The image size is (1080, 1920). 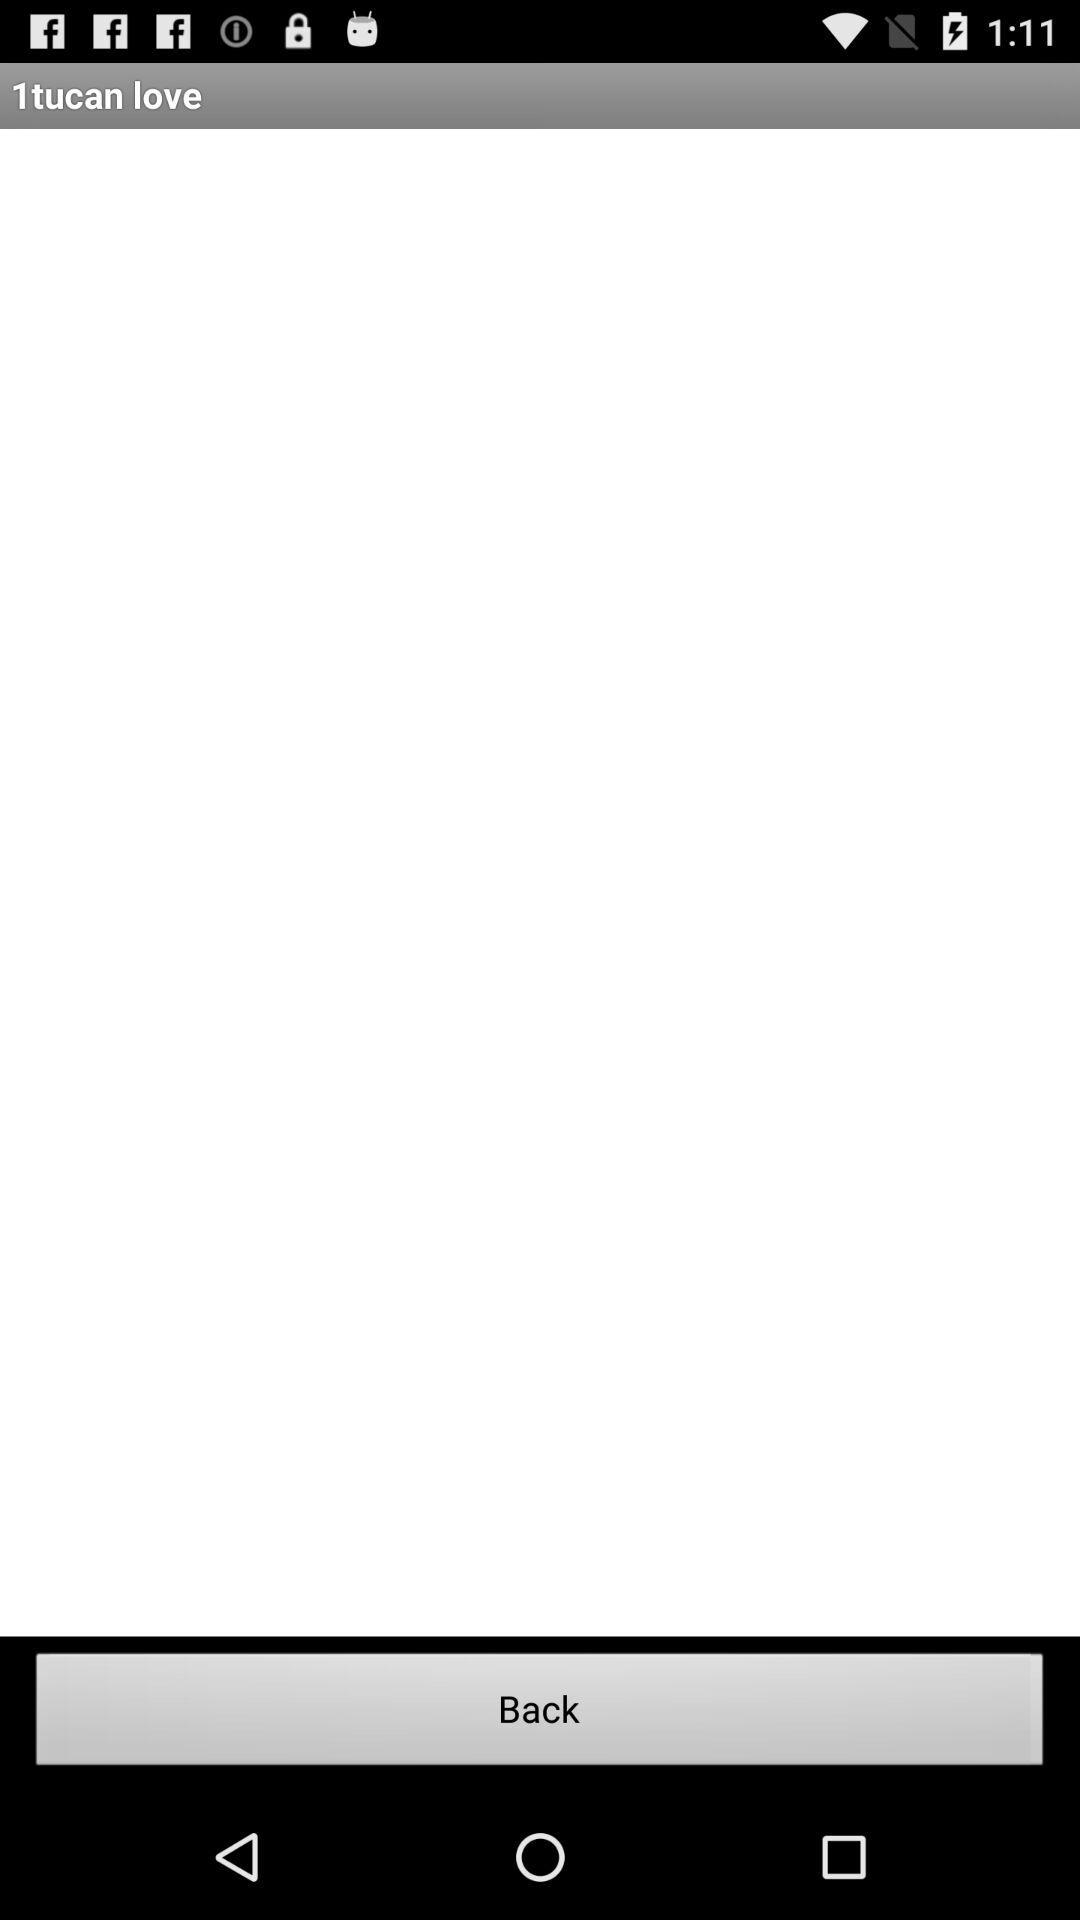 I want to click on the back icon, so click(x=540, y=1714).